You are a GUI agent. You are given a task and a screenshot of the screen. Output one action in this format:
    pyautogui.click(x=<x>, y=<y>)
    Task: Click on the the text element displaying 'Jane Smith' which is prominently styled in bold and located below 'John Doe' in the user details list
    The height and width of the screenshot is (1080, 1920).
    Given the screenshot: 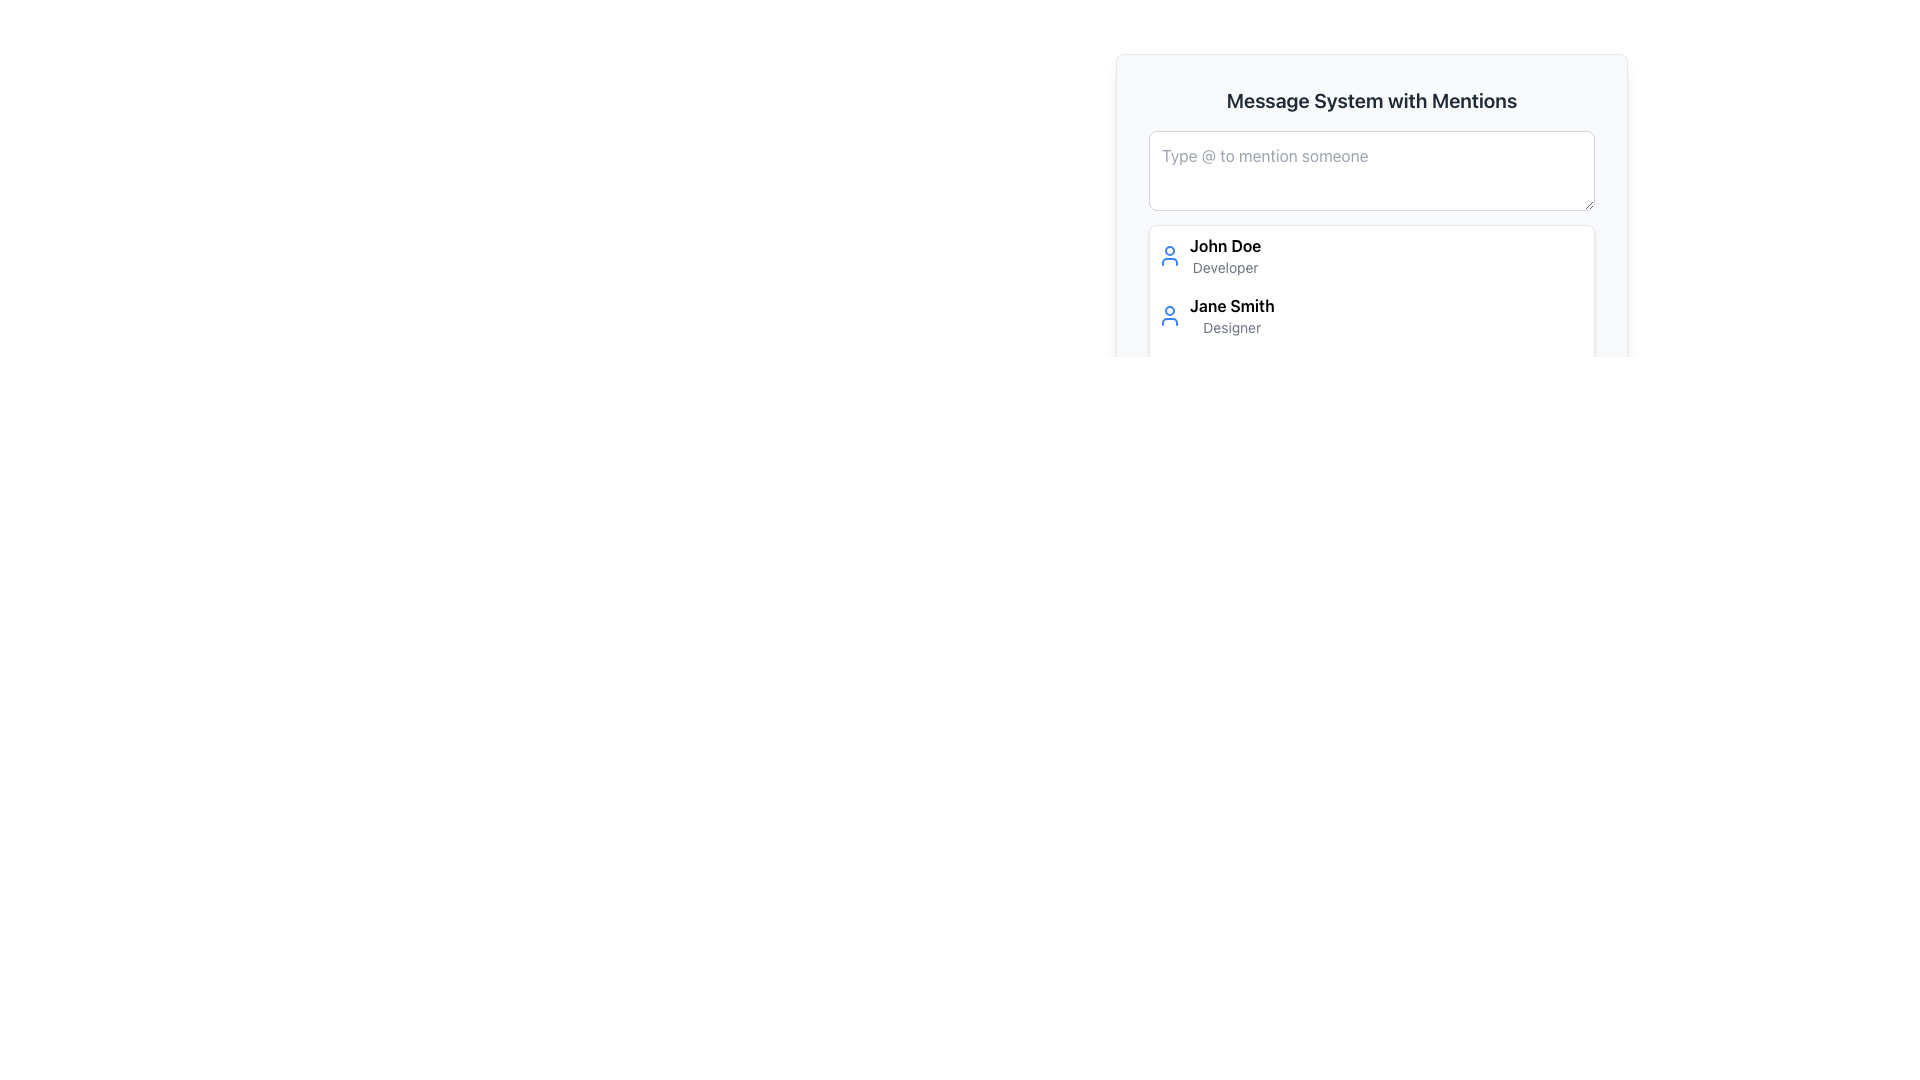 What is the action you would take?
    pyautogui.click(x=1231, y=305)
    